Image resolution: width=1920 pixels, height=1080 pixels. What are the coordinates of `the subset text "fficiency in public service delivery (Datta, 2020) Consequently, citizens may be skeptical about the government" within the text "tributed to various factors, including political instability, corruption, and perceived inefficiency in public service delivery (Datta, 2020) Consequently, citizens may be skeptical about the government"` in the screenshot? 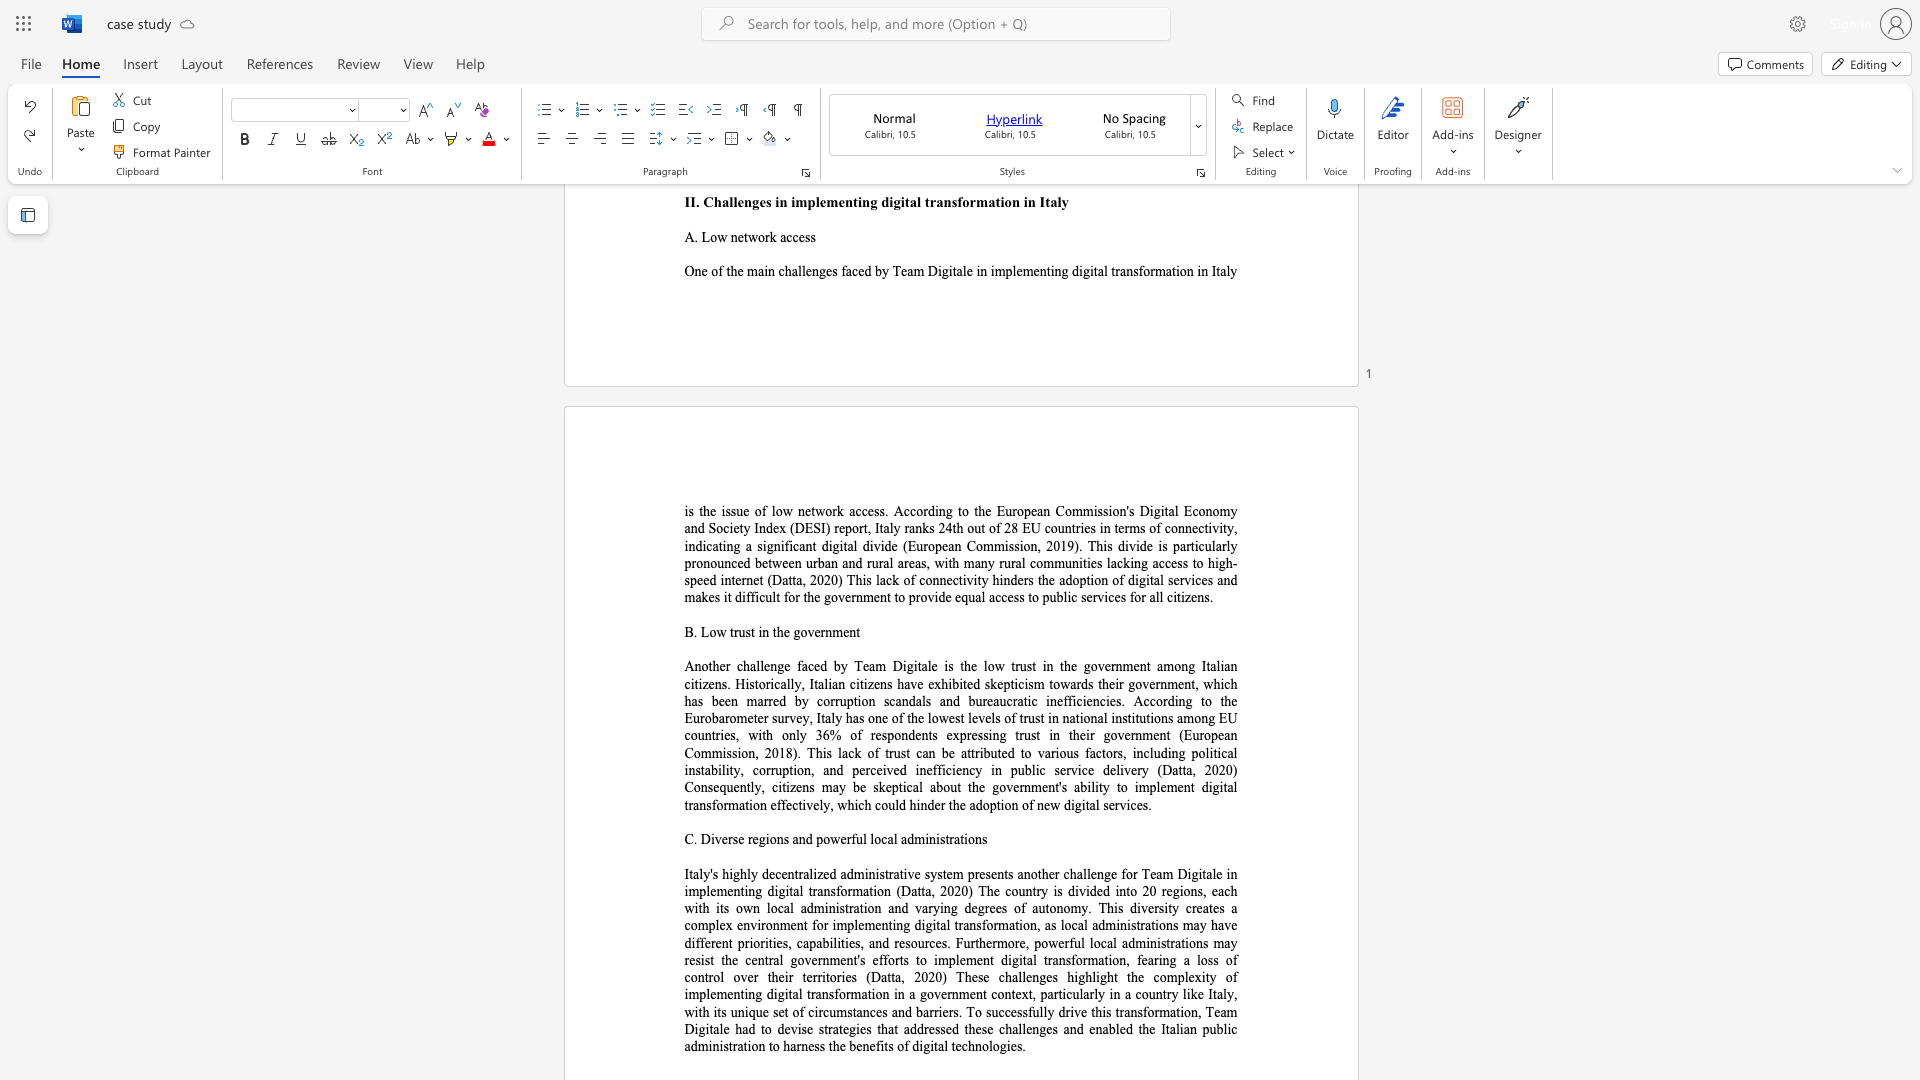 It's located at (931, 769).